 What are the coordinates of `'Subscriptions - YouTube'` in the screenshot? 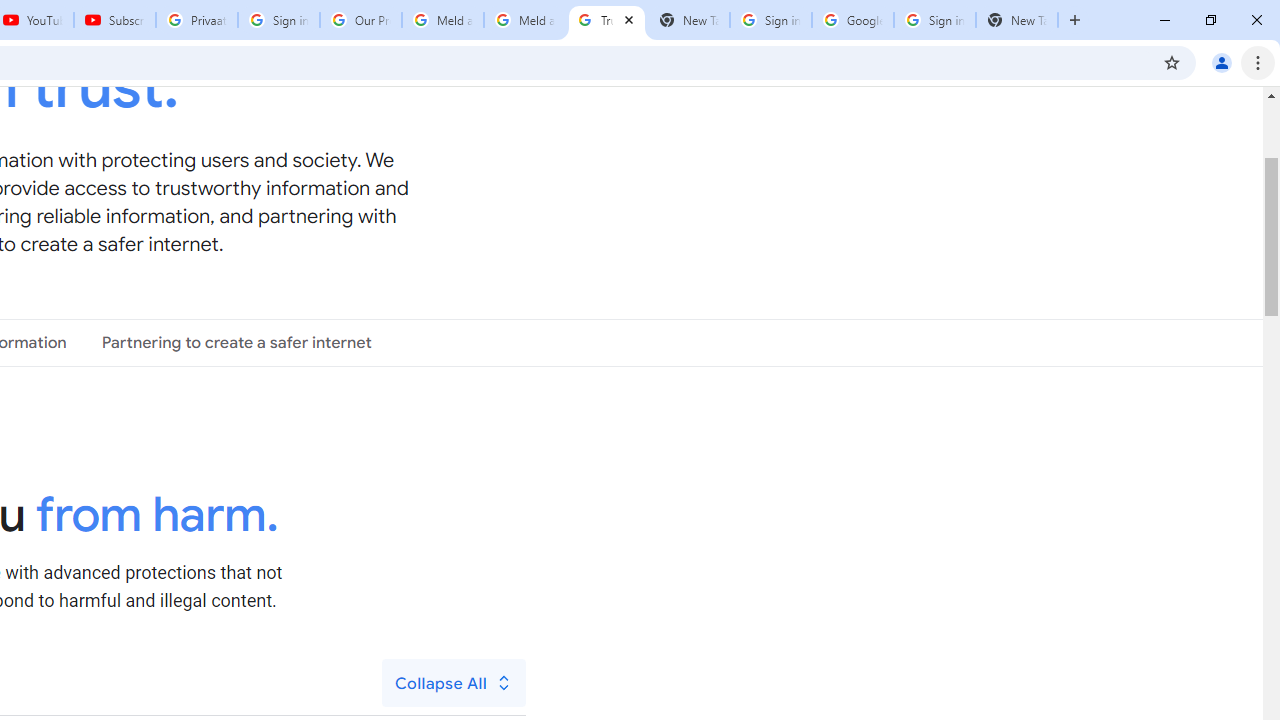 It's located at (114, 20).